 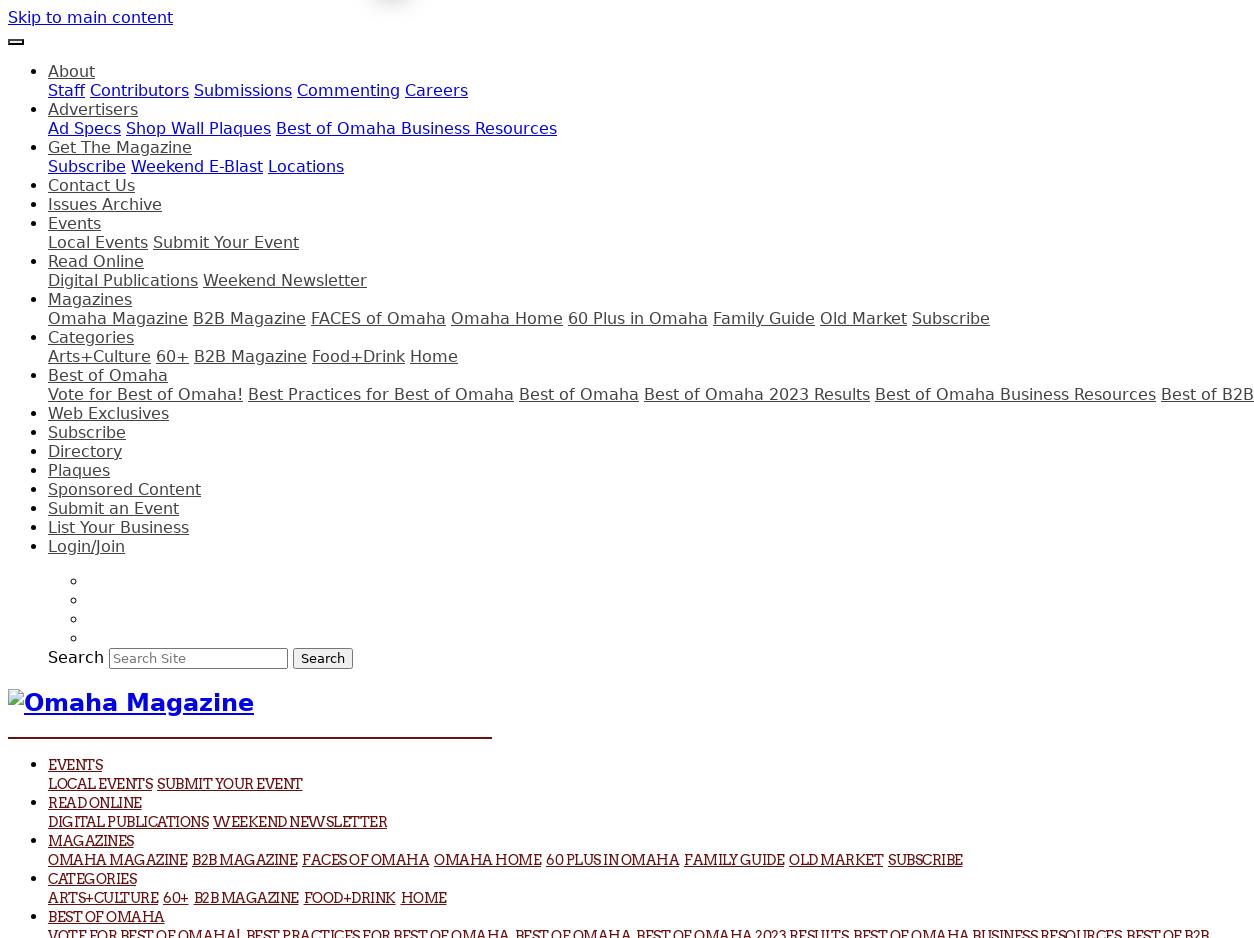 What do you see at coordinates (1206, 393) in the screenshot?
I see `'Best of B2B'` at bounding box center [1206, 393].